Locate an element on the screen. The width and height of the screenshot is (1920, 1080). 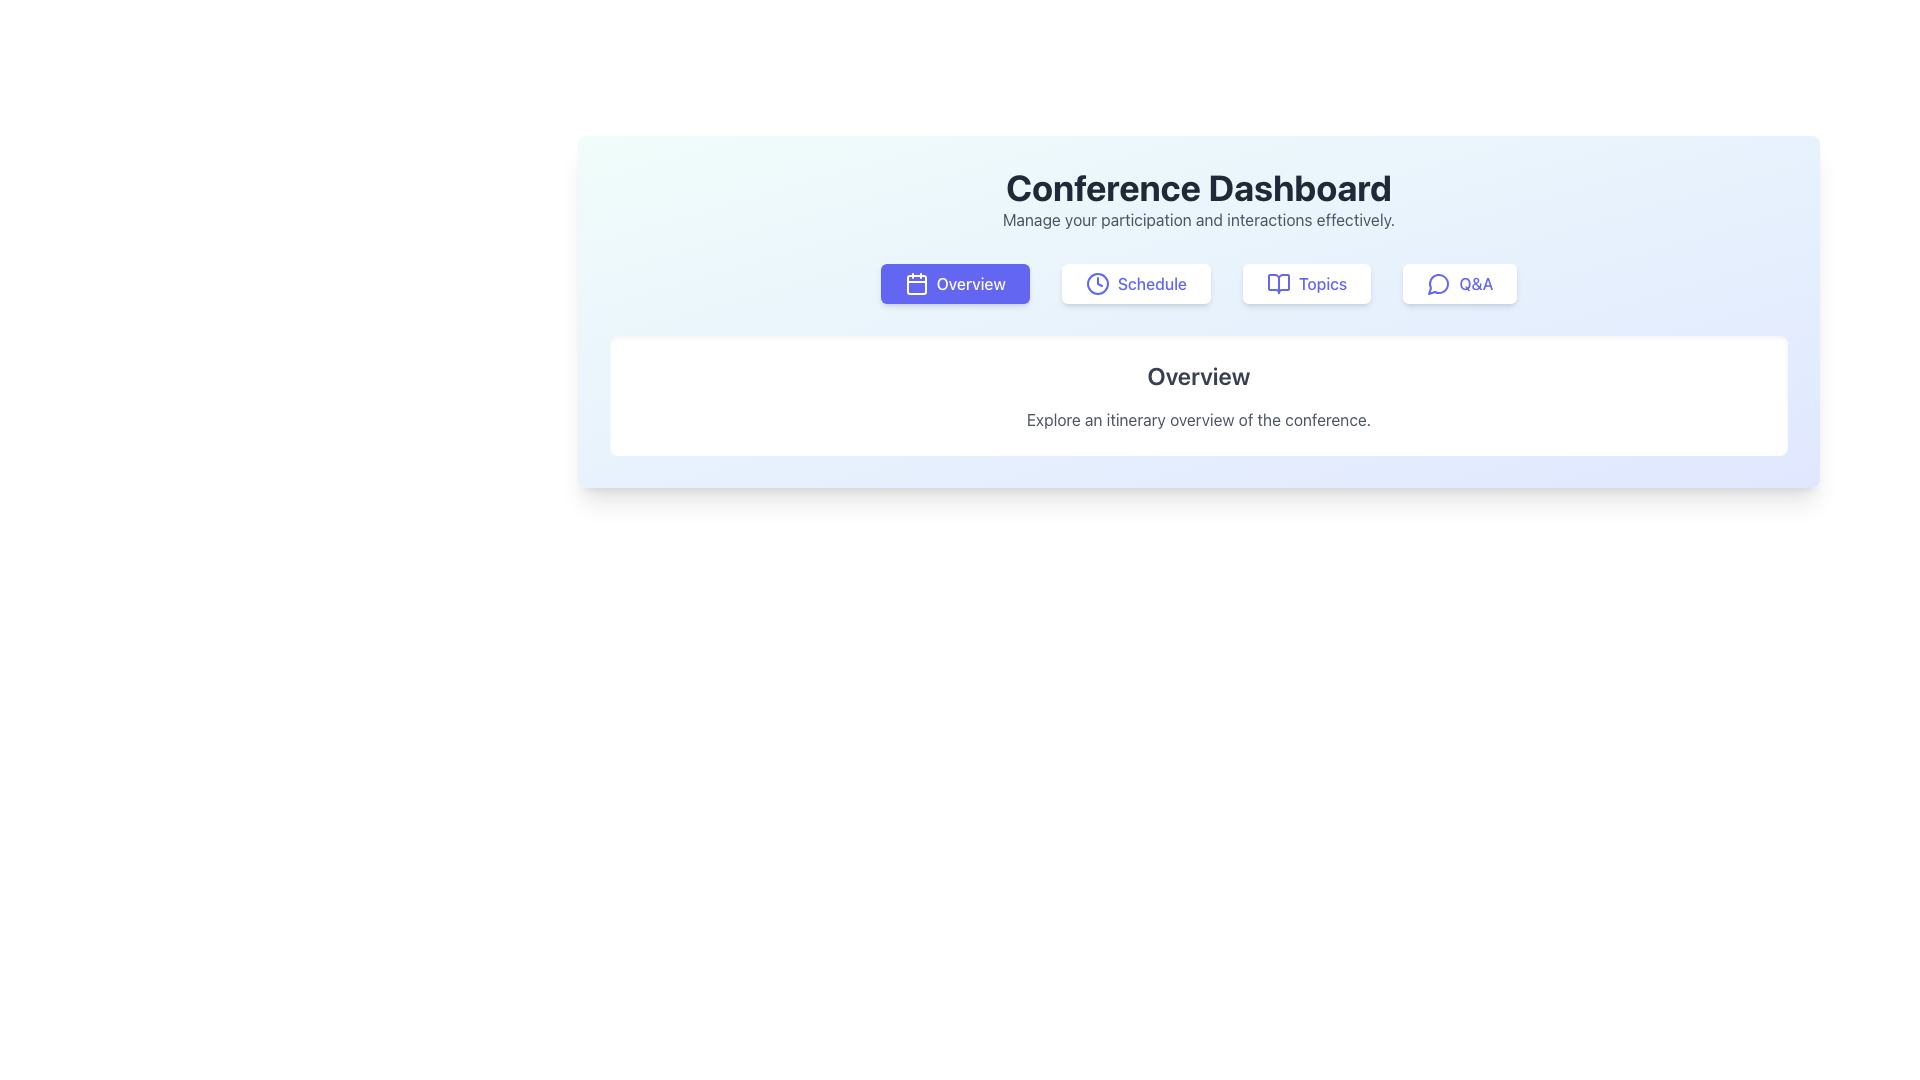
the clock icon located on the left side of the 'Schedule' button, which is situated between the 'Overview' button and the 'Topics' button near the top center of the interface is located at coordinates (1096, 284).